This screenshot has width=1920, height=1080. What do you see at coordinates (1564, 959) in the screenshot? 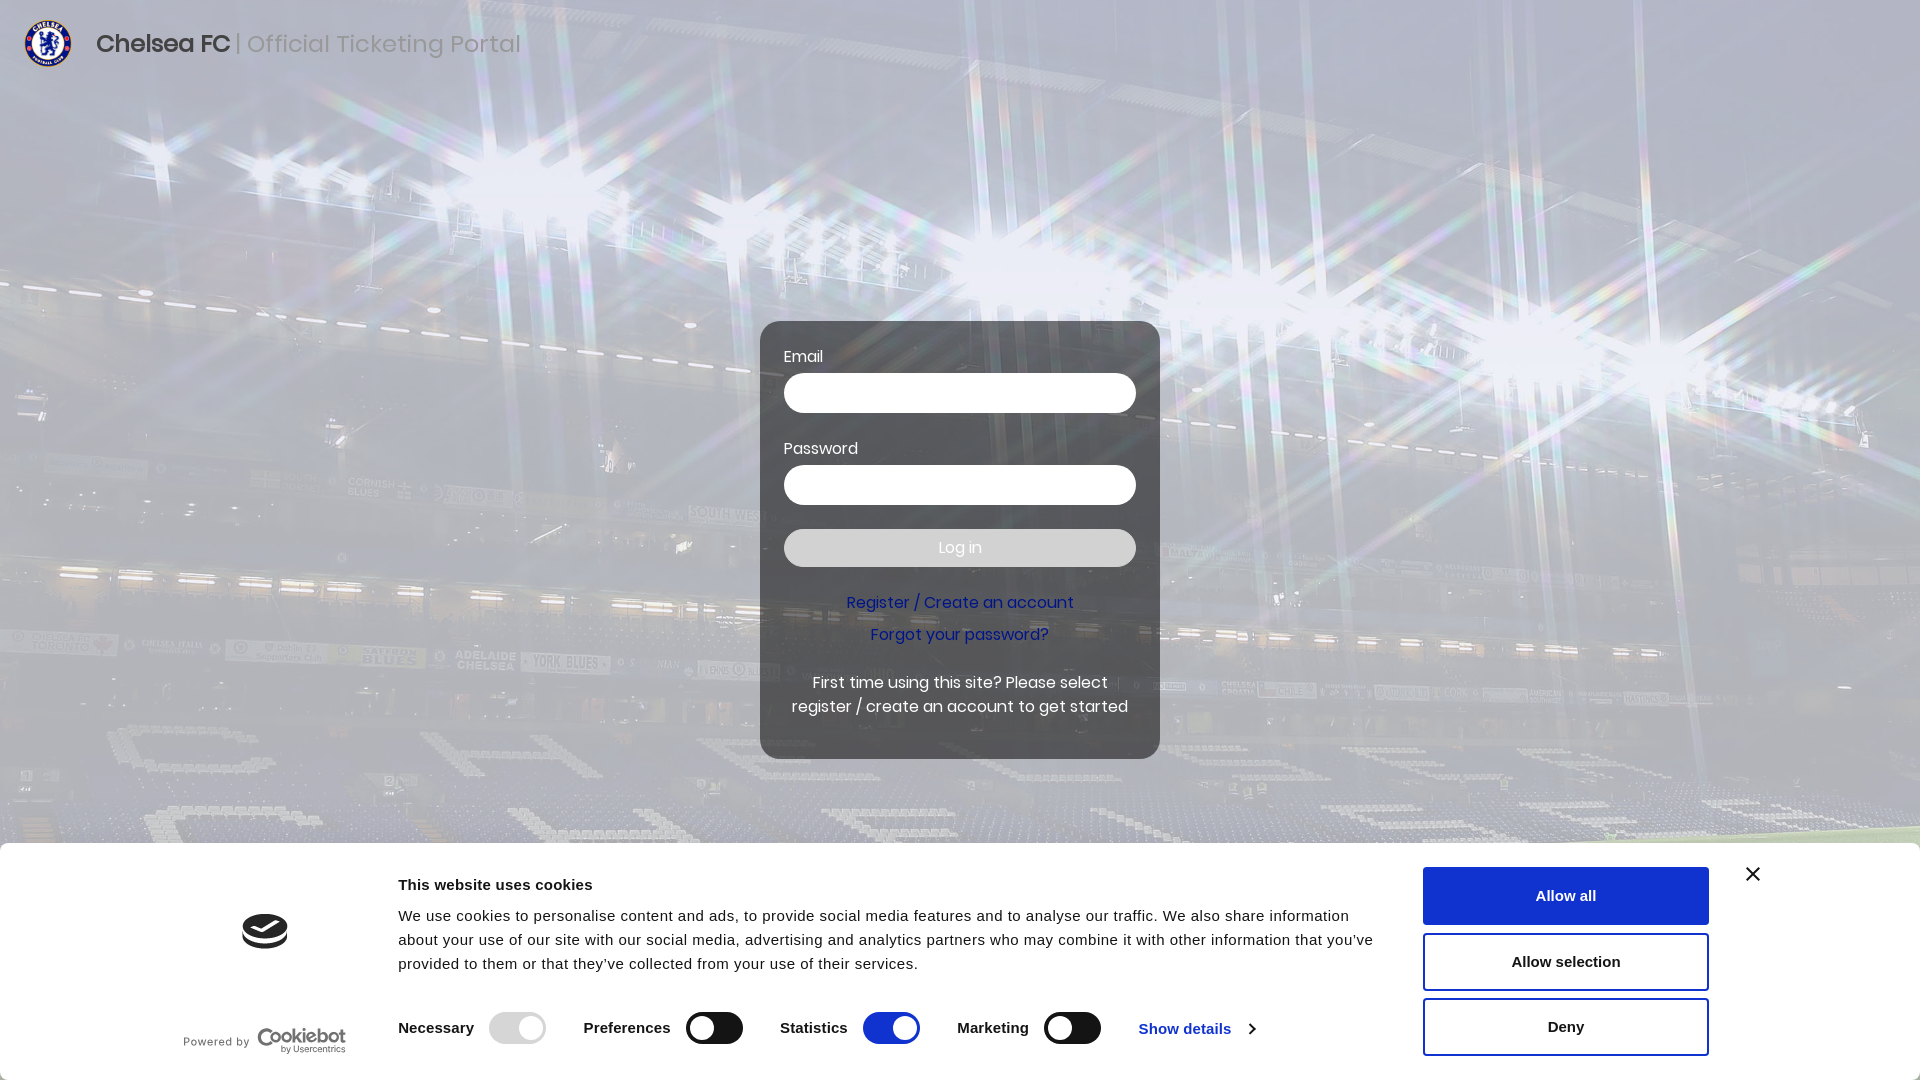
I see `'Allow selection'` at bounding box center [1564, 959].